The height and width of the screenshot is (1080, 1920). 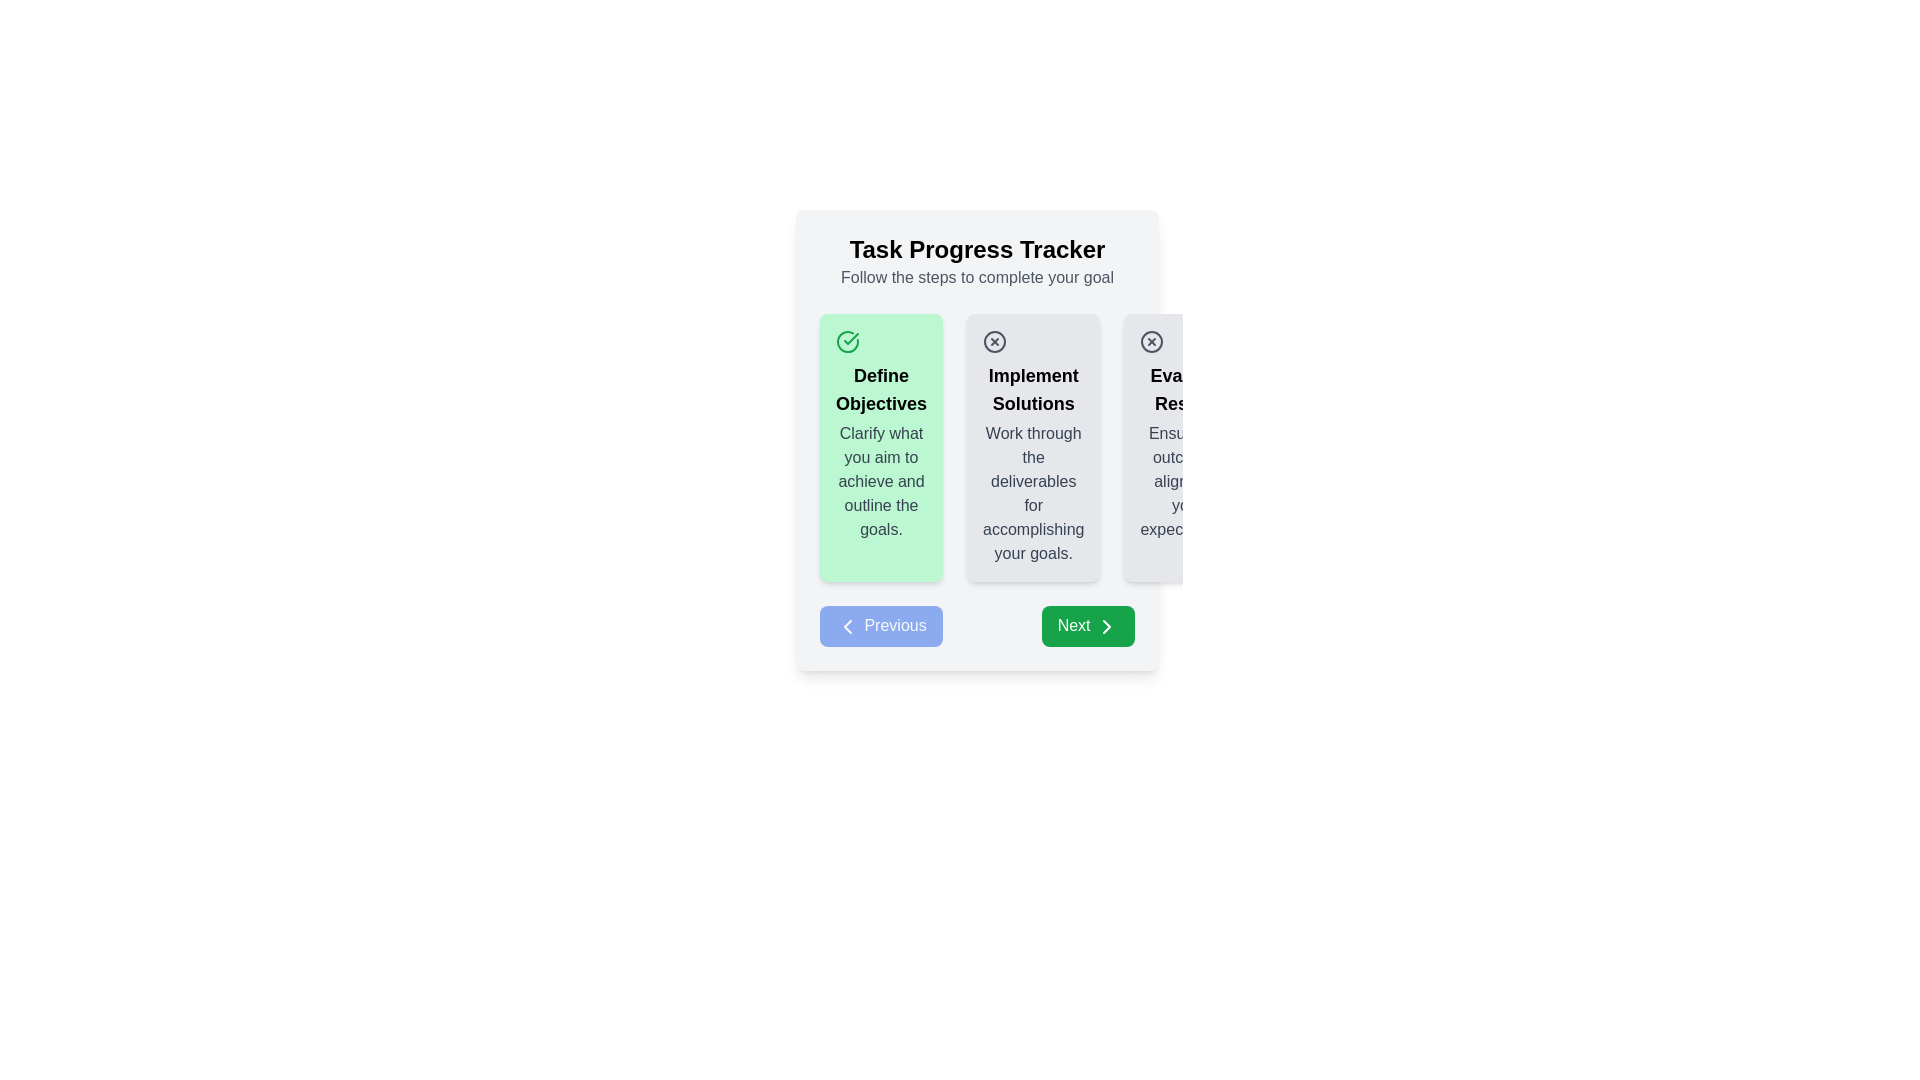 I want to click on the leftmost navigation button in the task progress tracker, so click(x=880, y=625).